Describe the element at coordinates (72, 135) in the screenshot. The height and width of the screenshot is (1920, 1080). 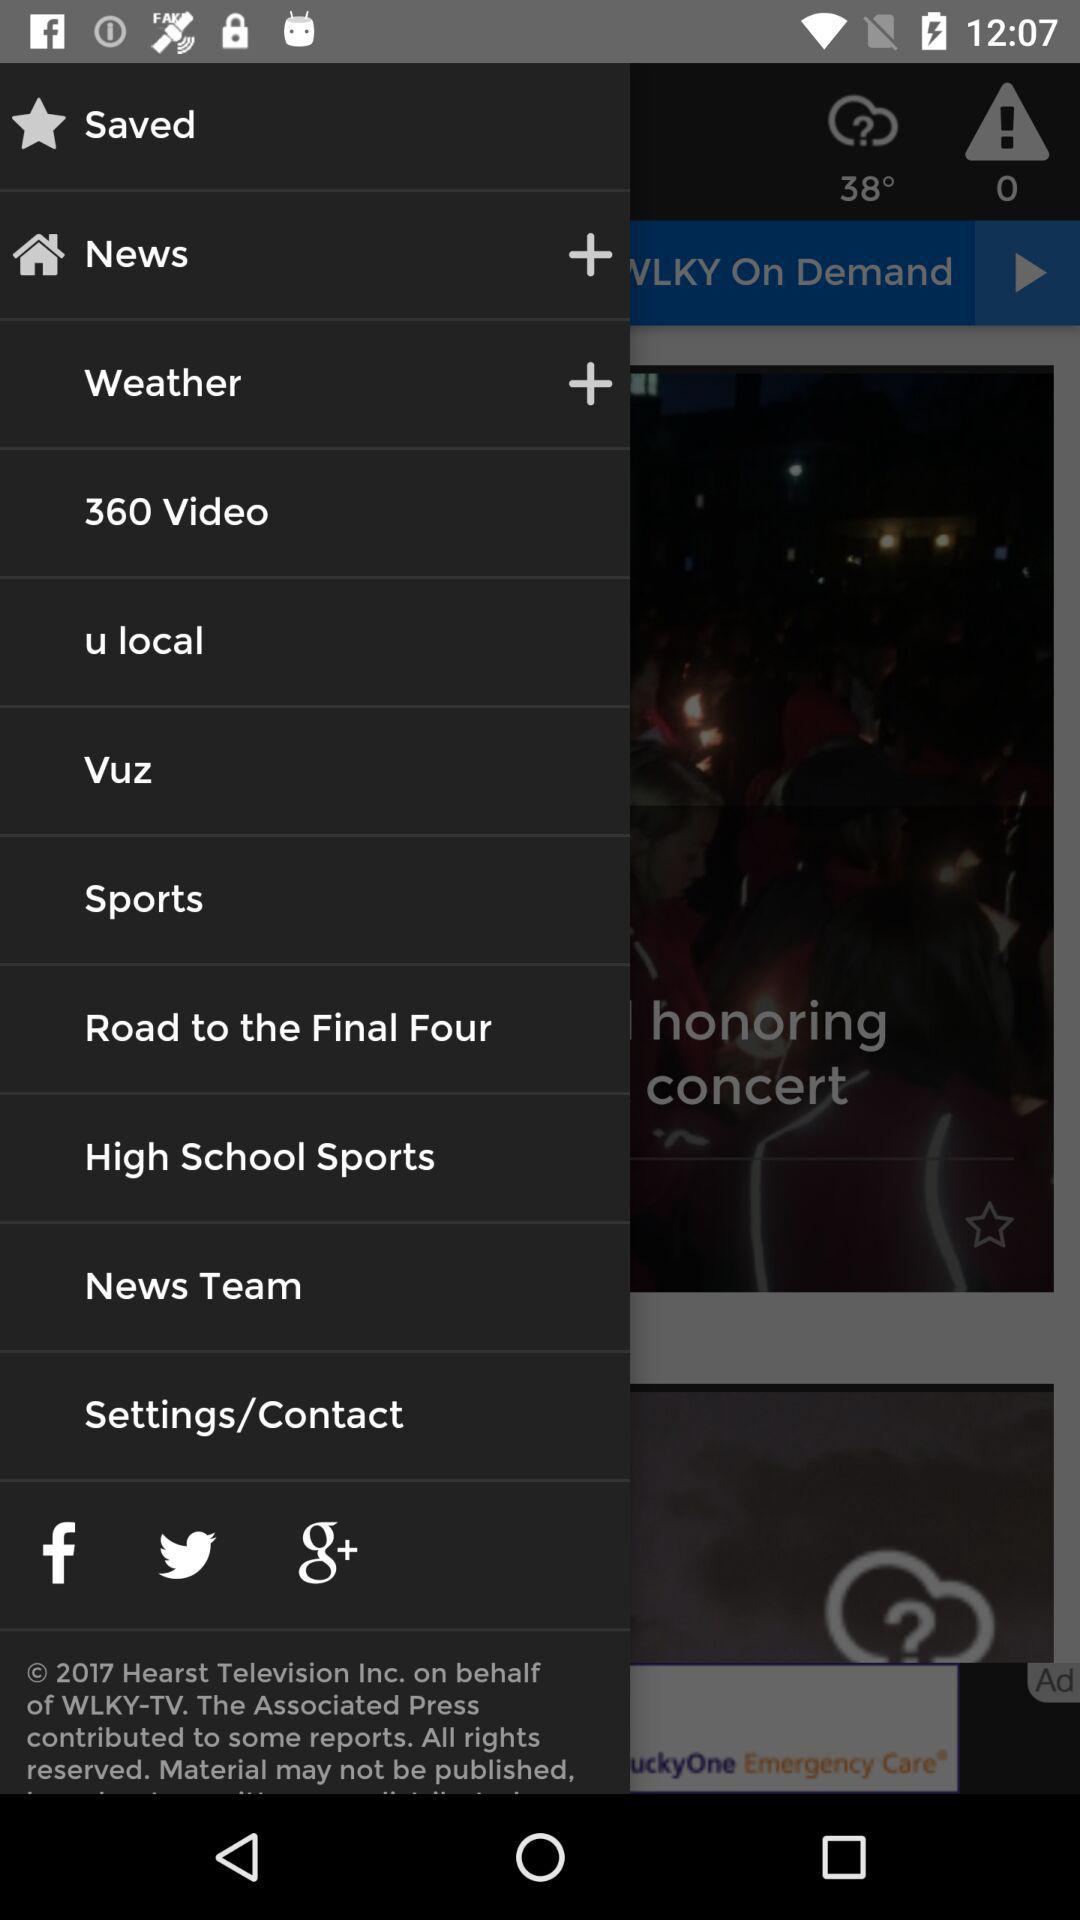
I see `the star icon` at that location.